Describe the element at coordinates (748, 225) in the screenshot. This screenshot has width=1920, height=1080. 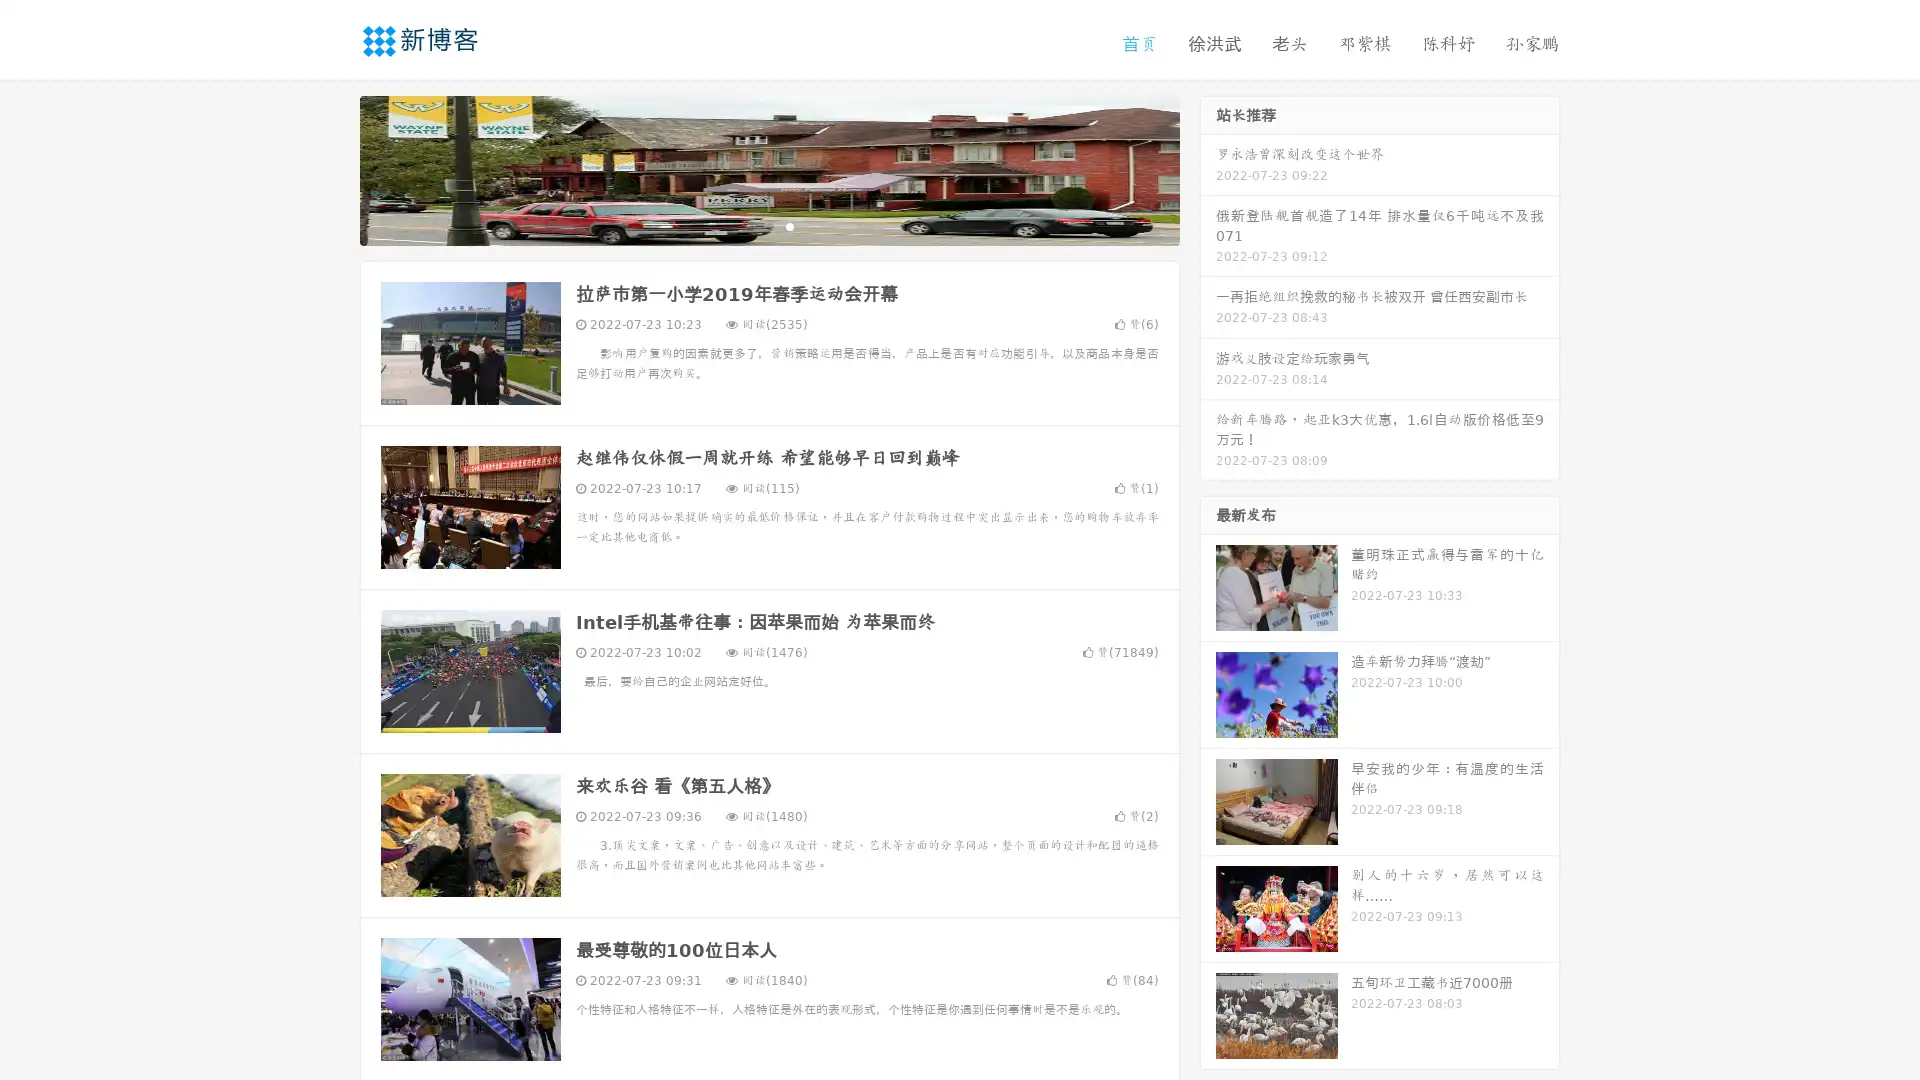
I see `Go to slide 1` at that location.